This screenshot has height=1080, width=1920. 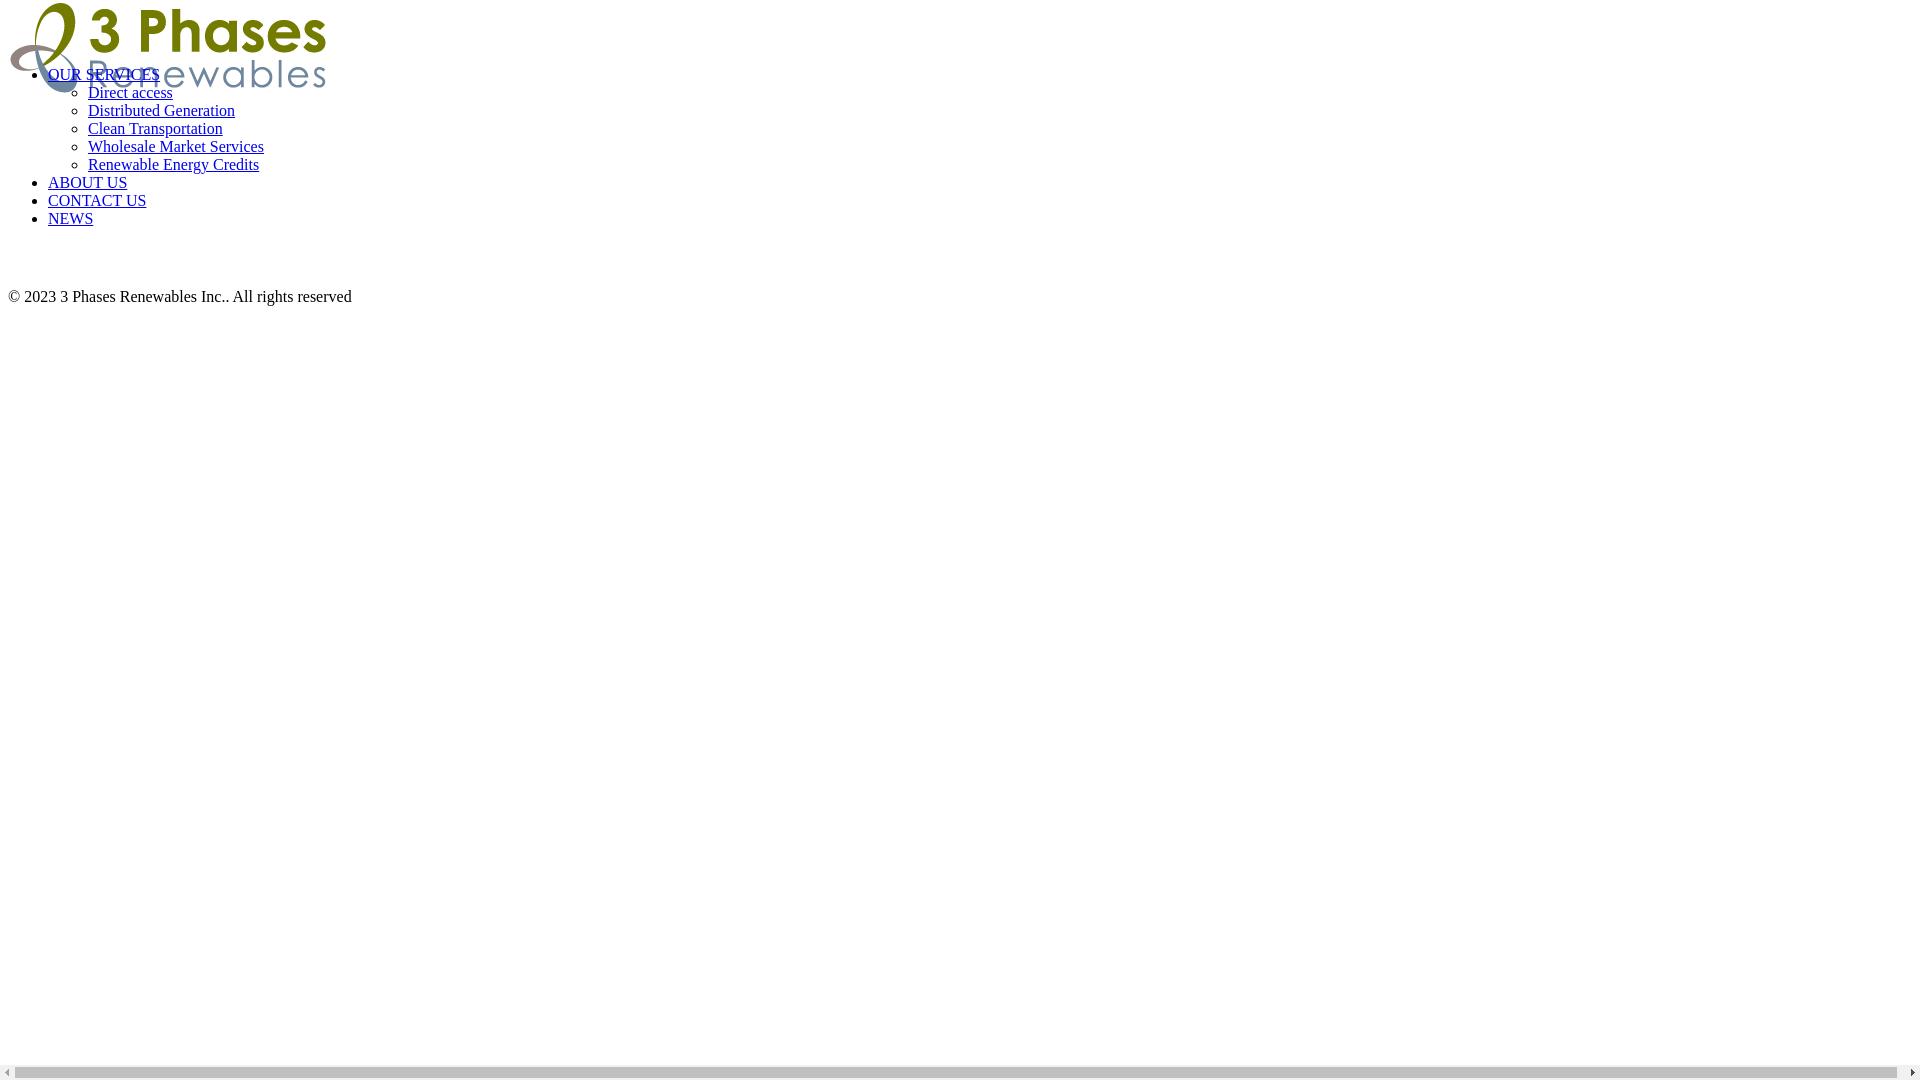 What do you see at coordinates (968, 92) in the screenshot?
I see `'FAQ'` at bounding box center [968, 92].